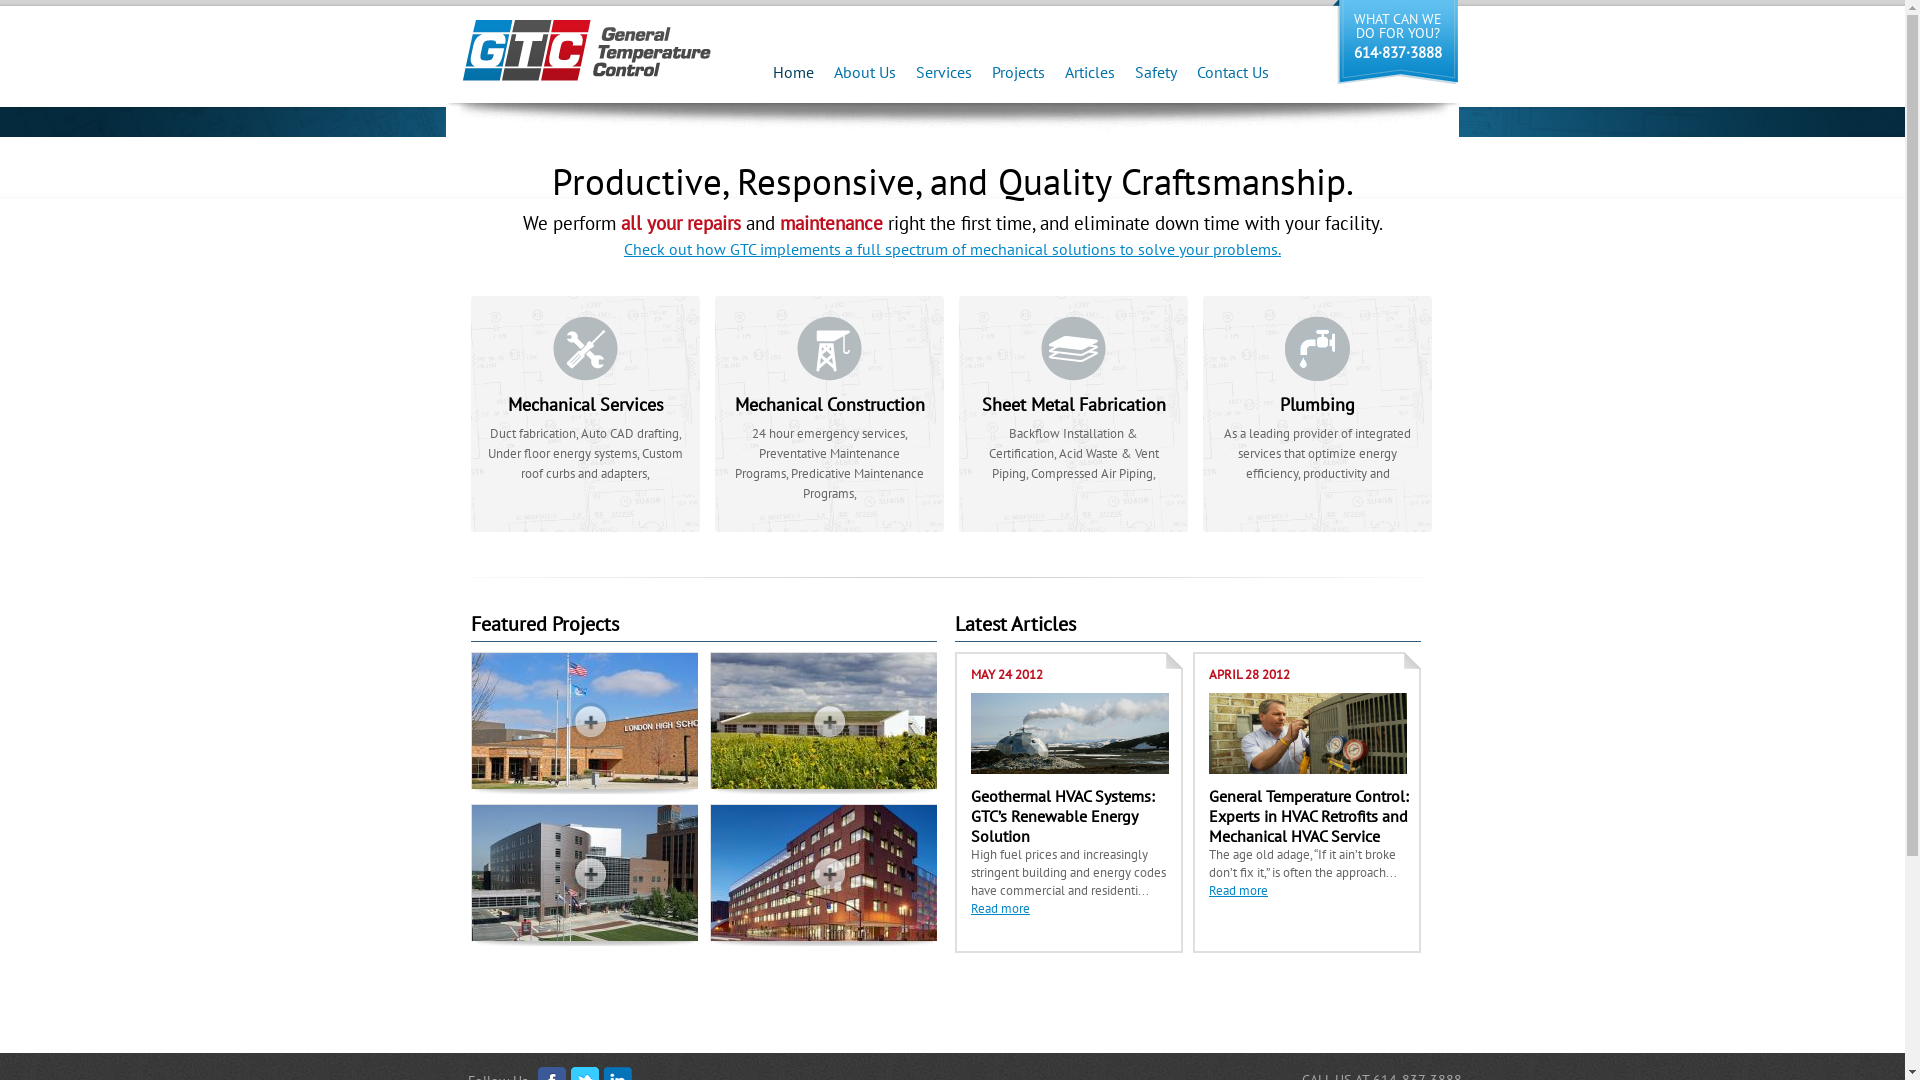 This screenshot has height=1080, width=1920. I want to click on 'About Us', so click(864, 71).